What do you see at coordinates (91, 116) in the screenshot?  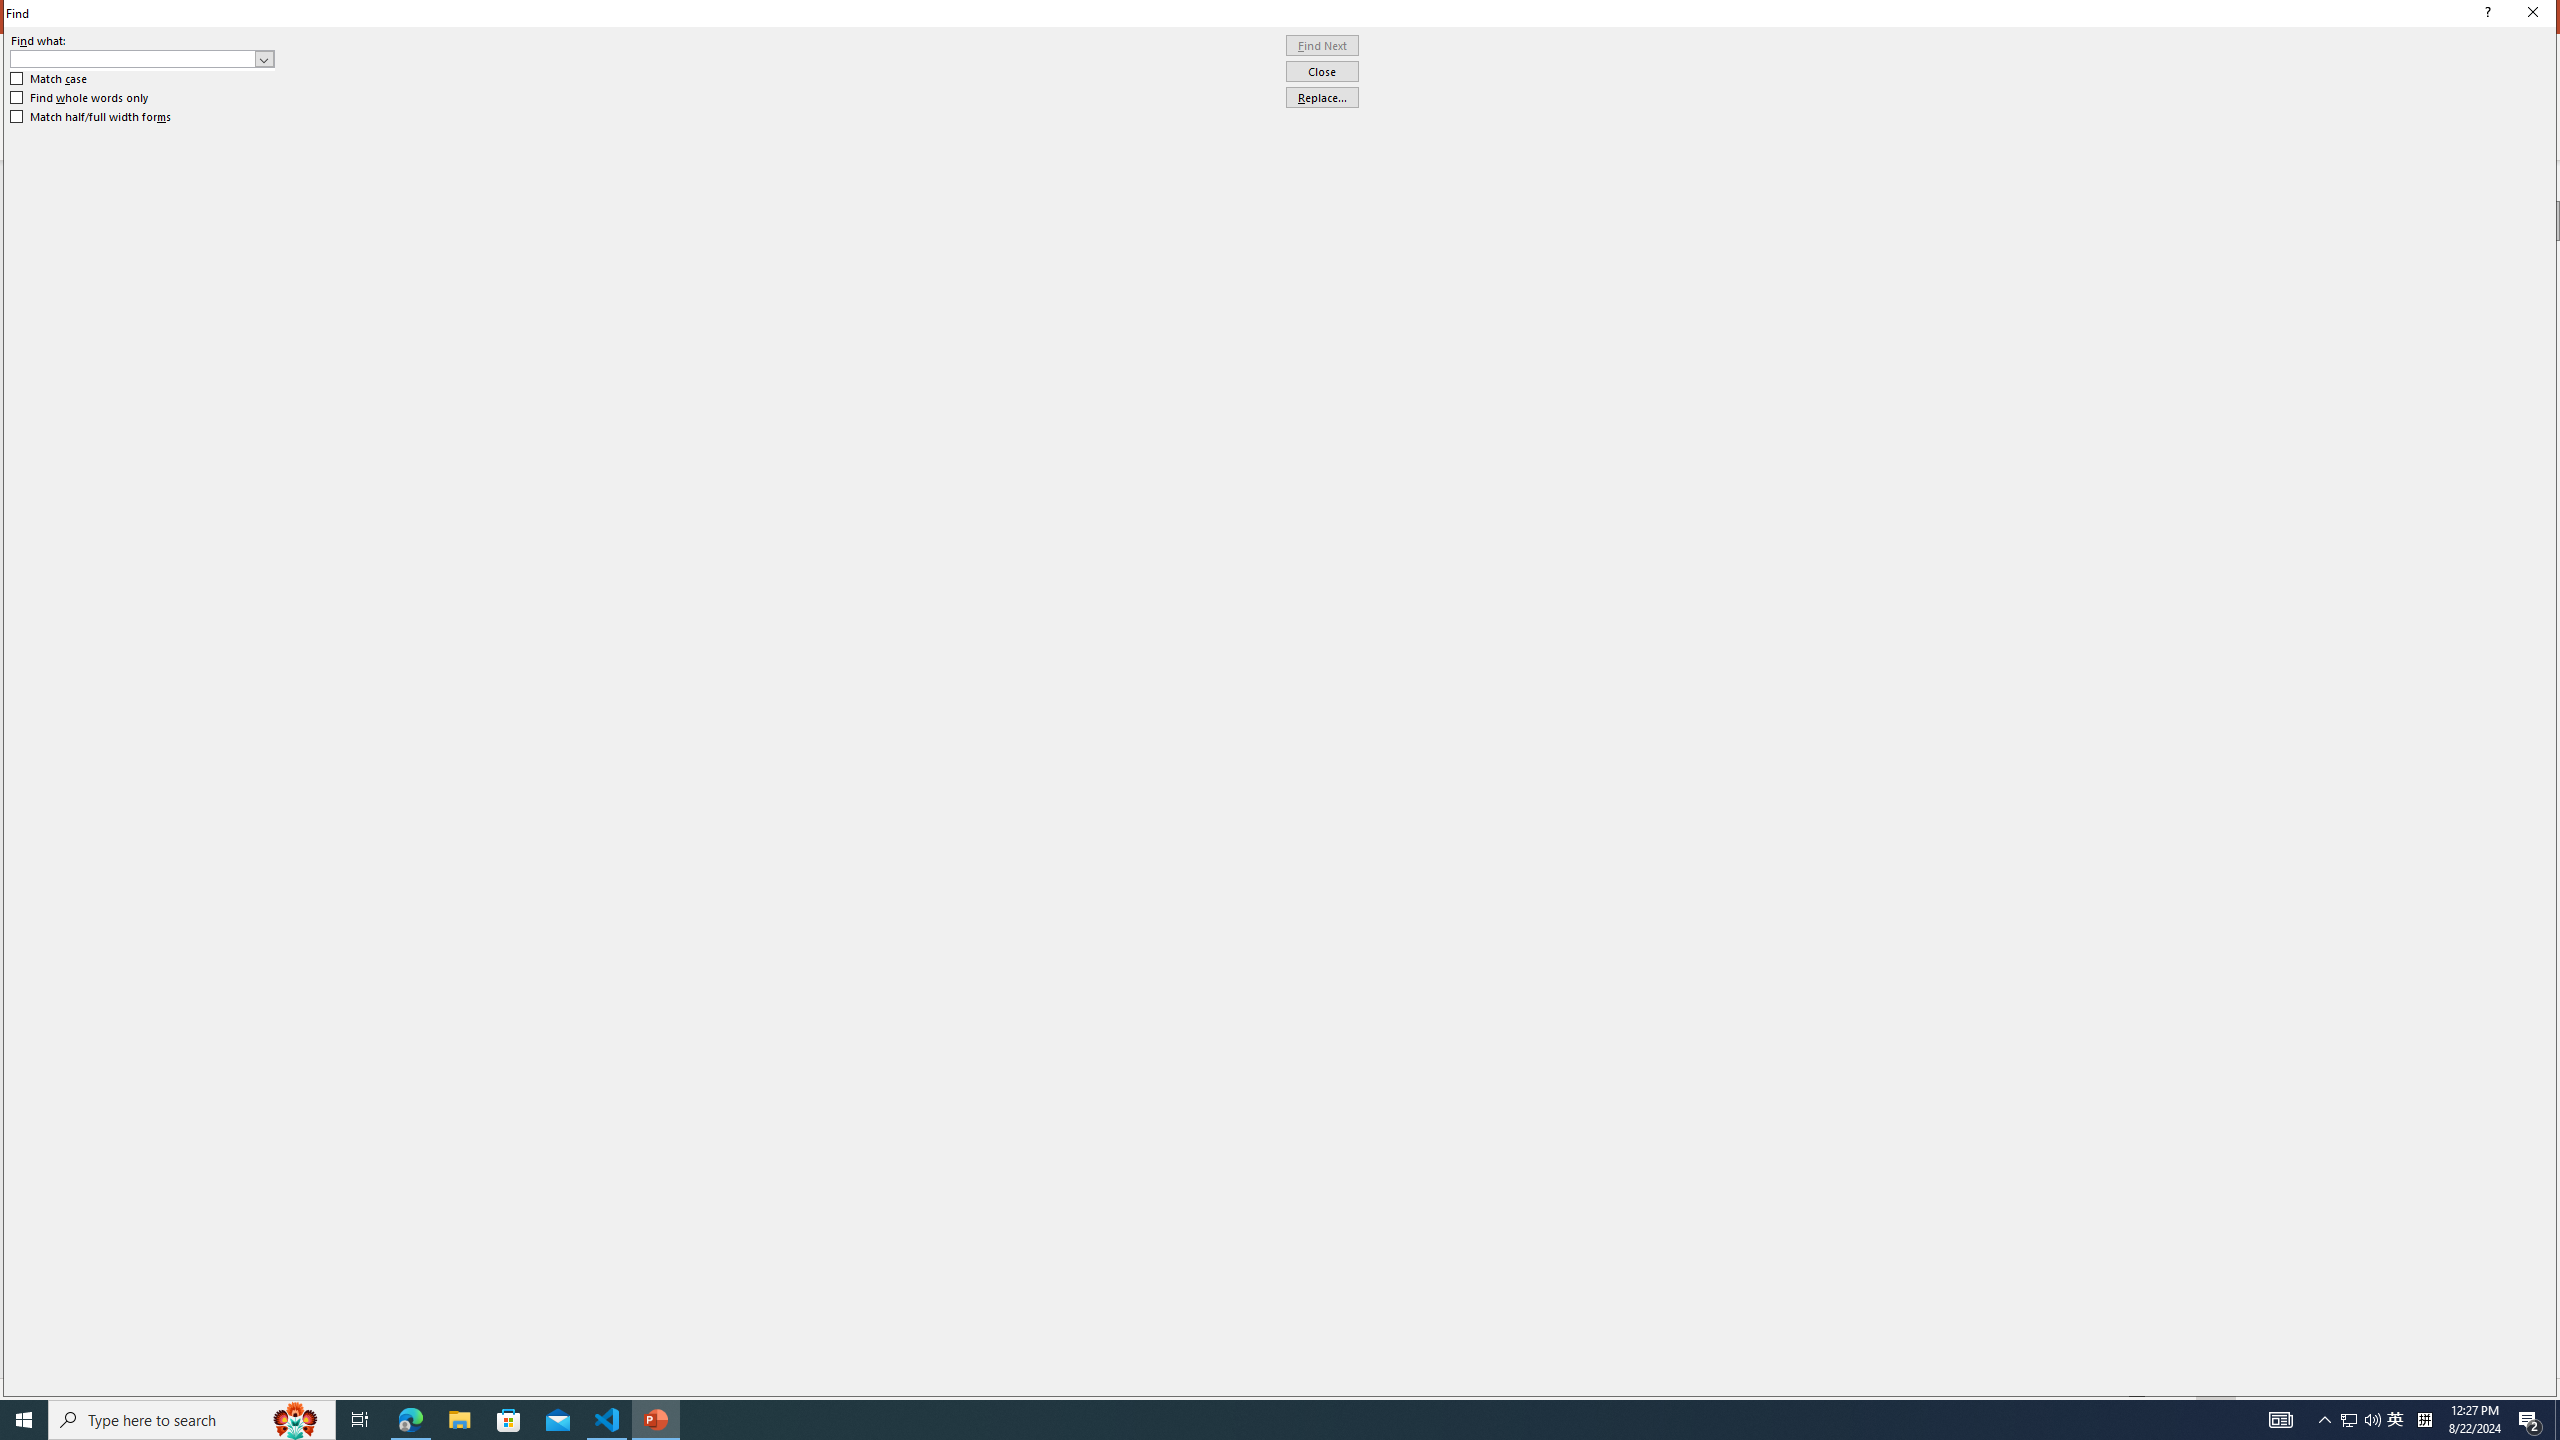 I see `'Match half/full width forms'` at bounding box center [91, 116].